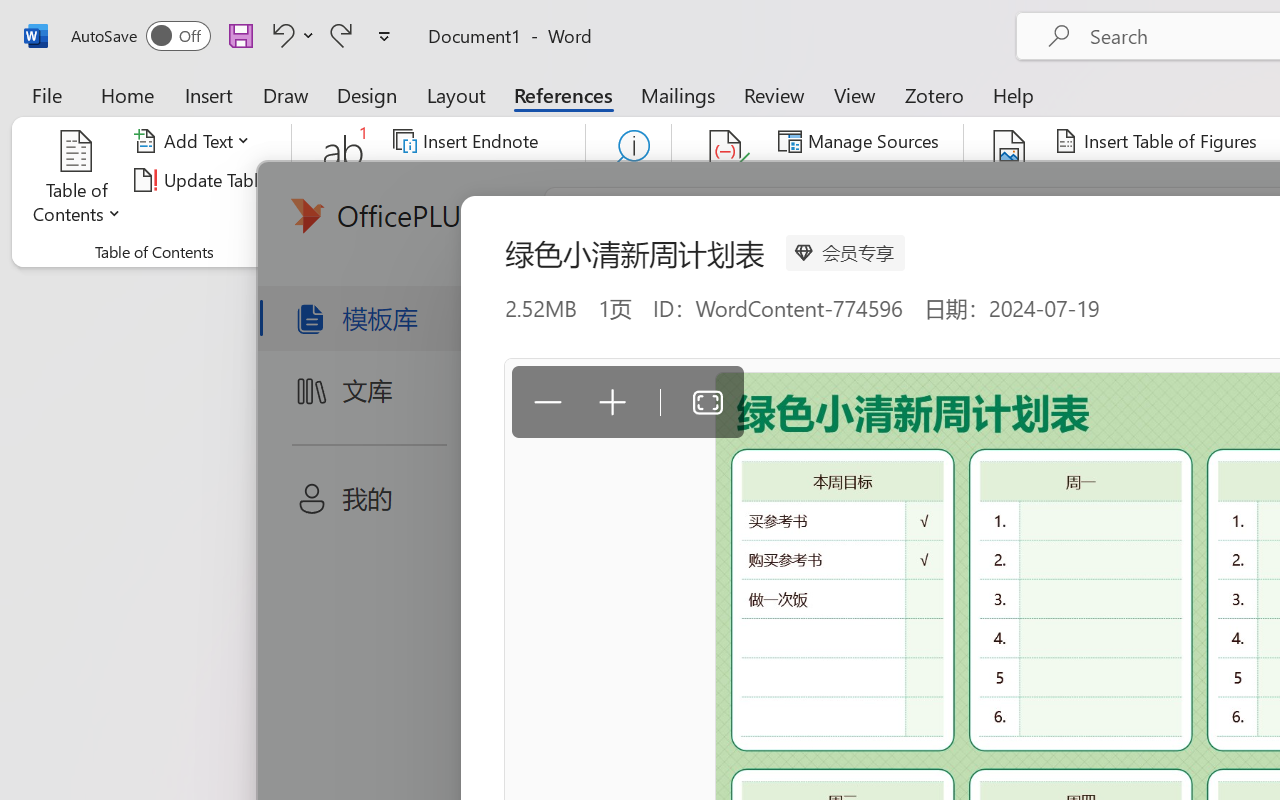 This screenshot has width=1280, height=800. Describe the element at coordinates (1159, 141) in the screenshot. I see `'Insert Table of Figures...'` at that location.